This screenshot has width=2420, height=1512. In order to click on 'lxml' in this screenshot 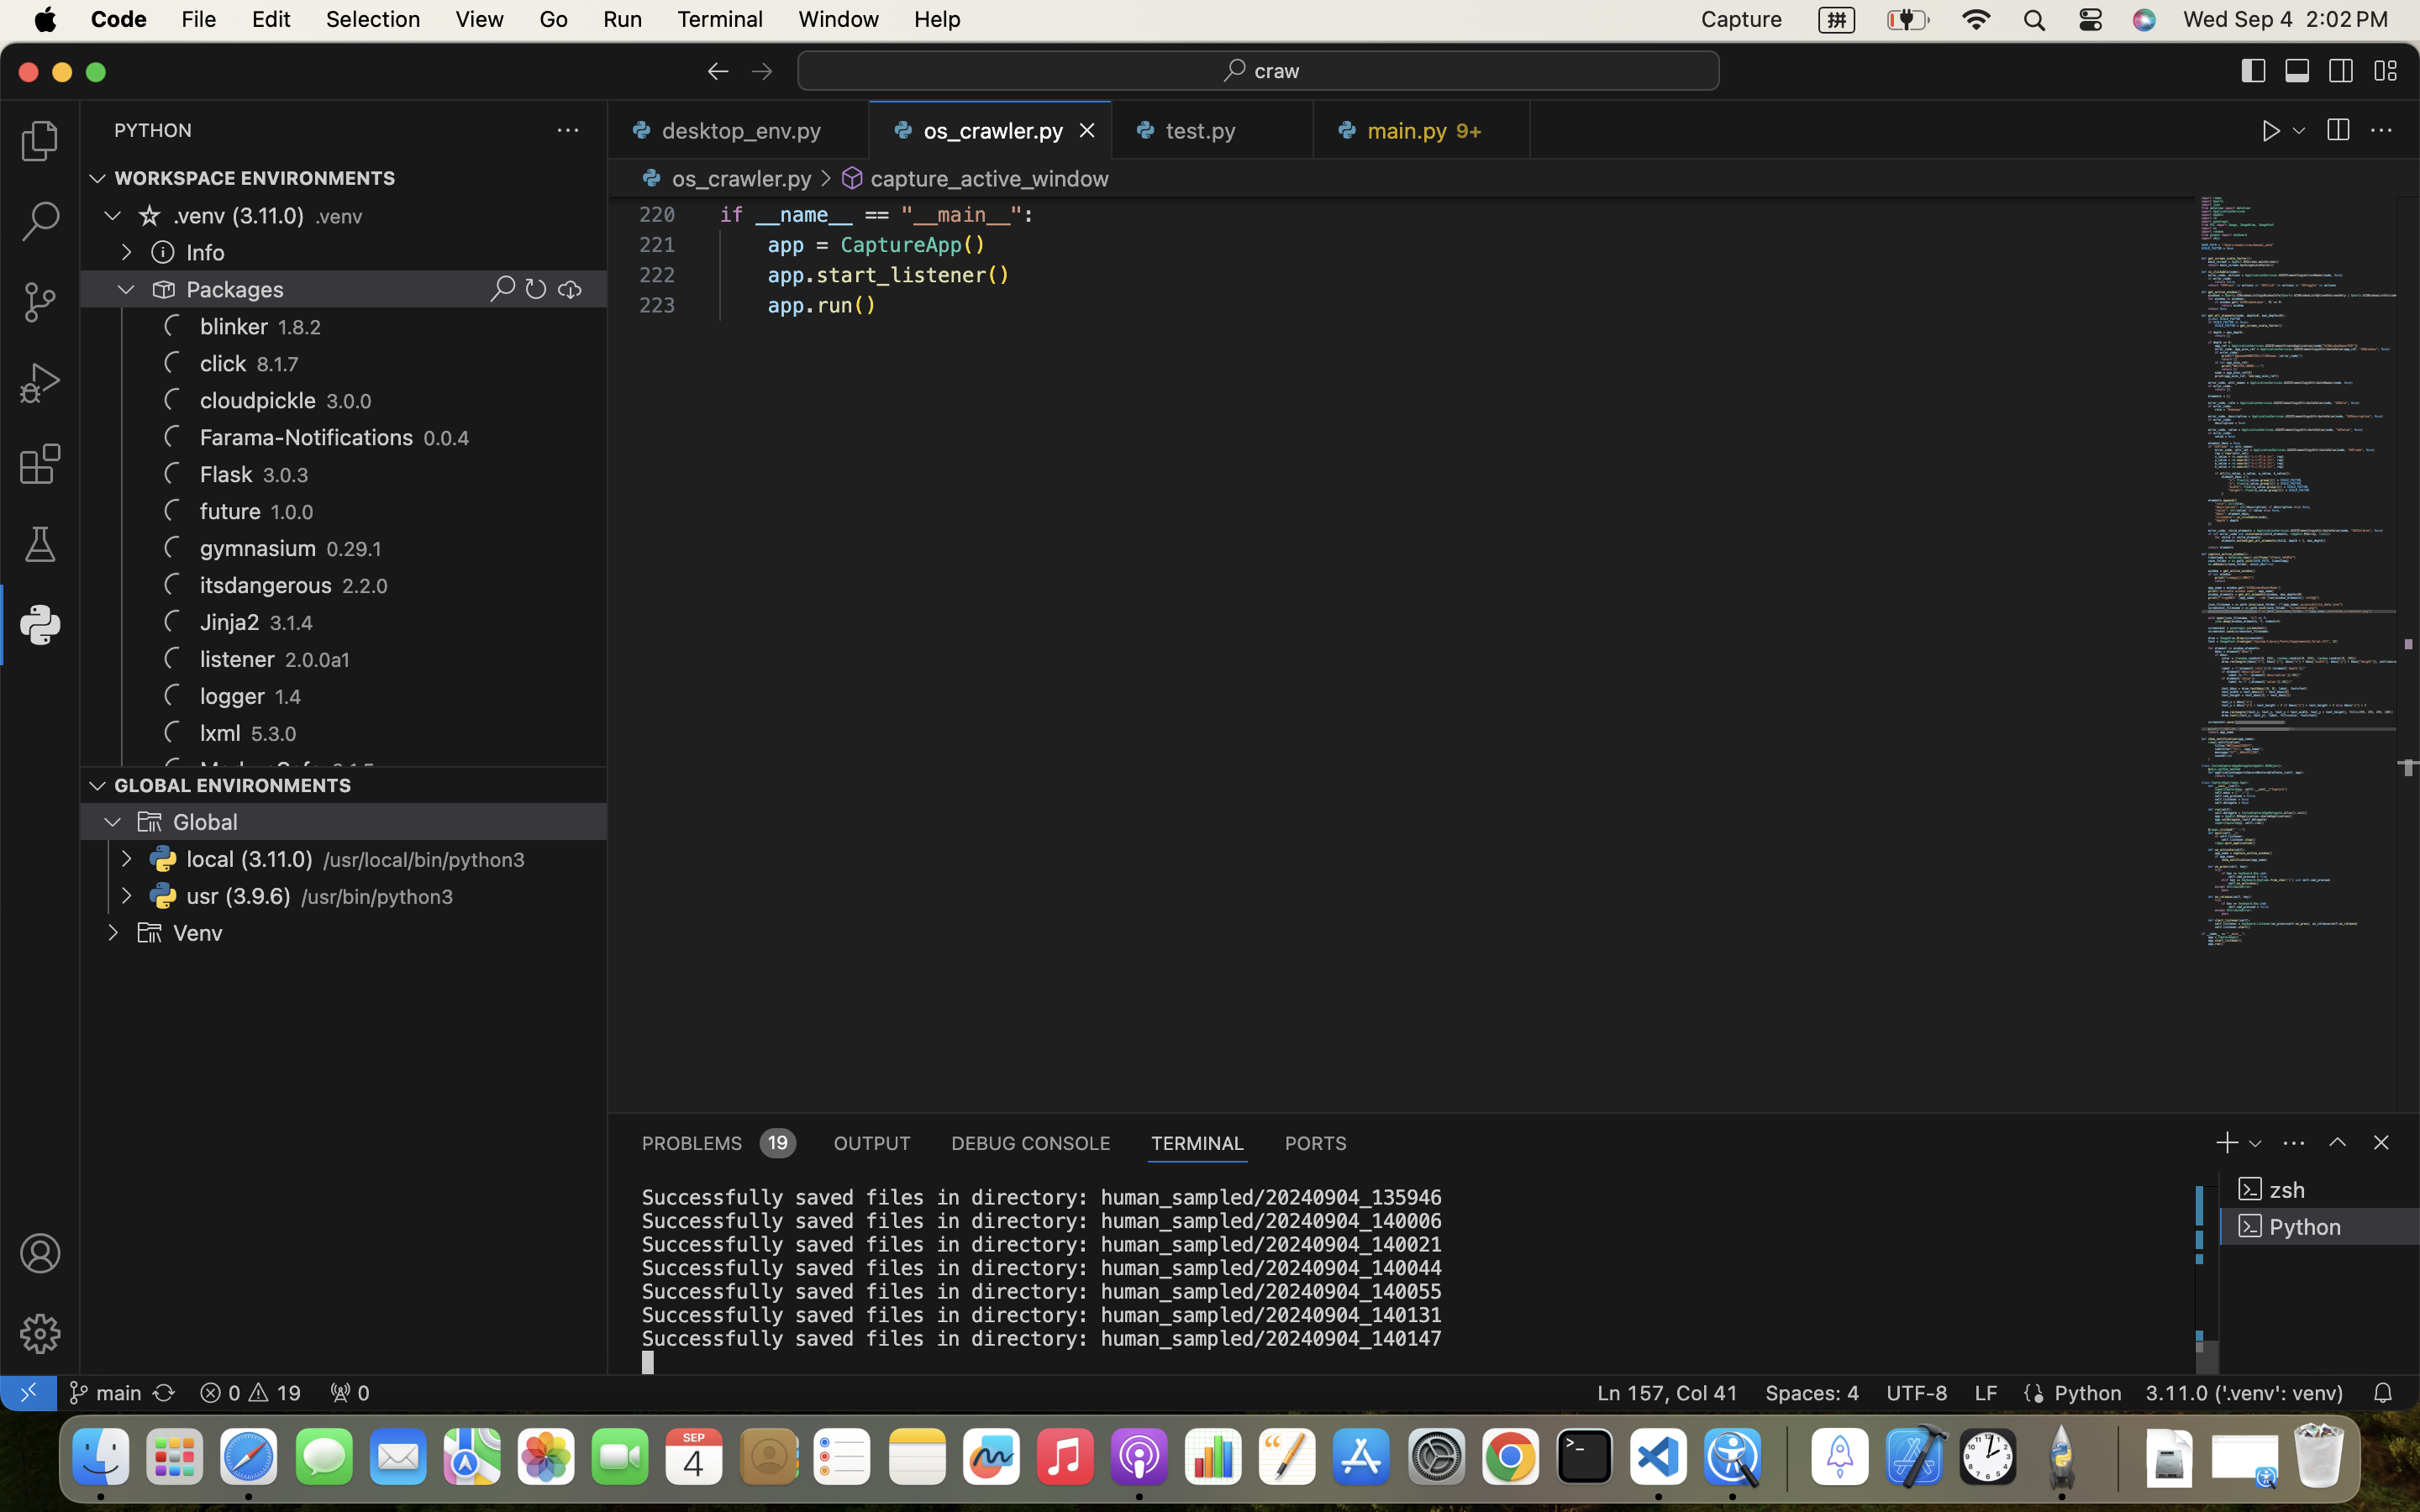, I will do `click(219, 732)`.